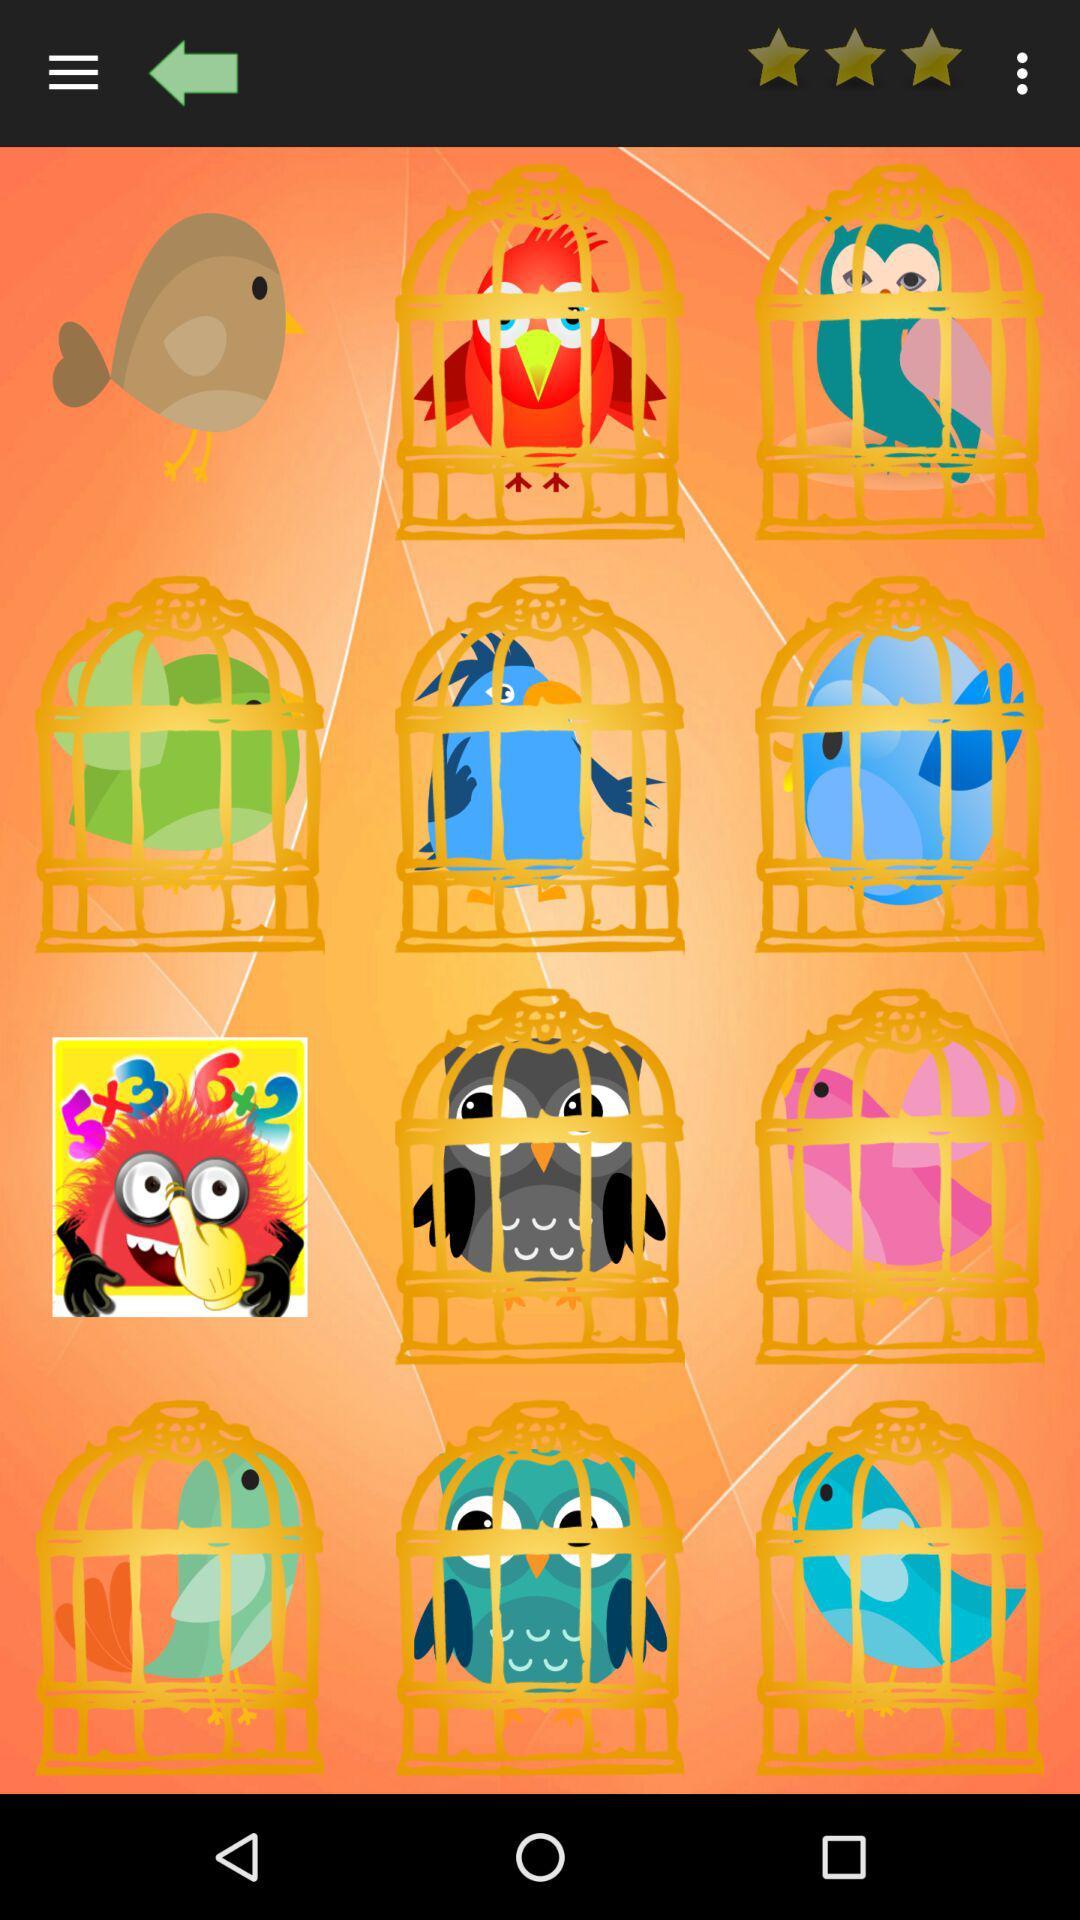 This screenshot has height=1920, width=1080. Describe the element at coordinates (898, 1177) in the screenshot. I see `sound` at that location.